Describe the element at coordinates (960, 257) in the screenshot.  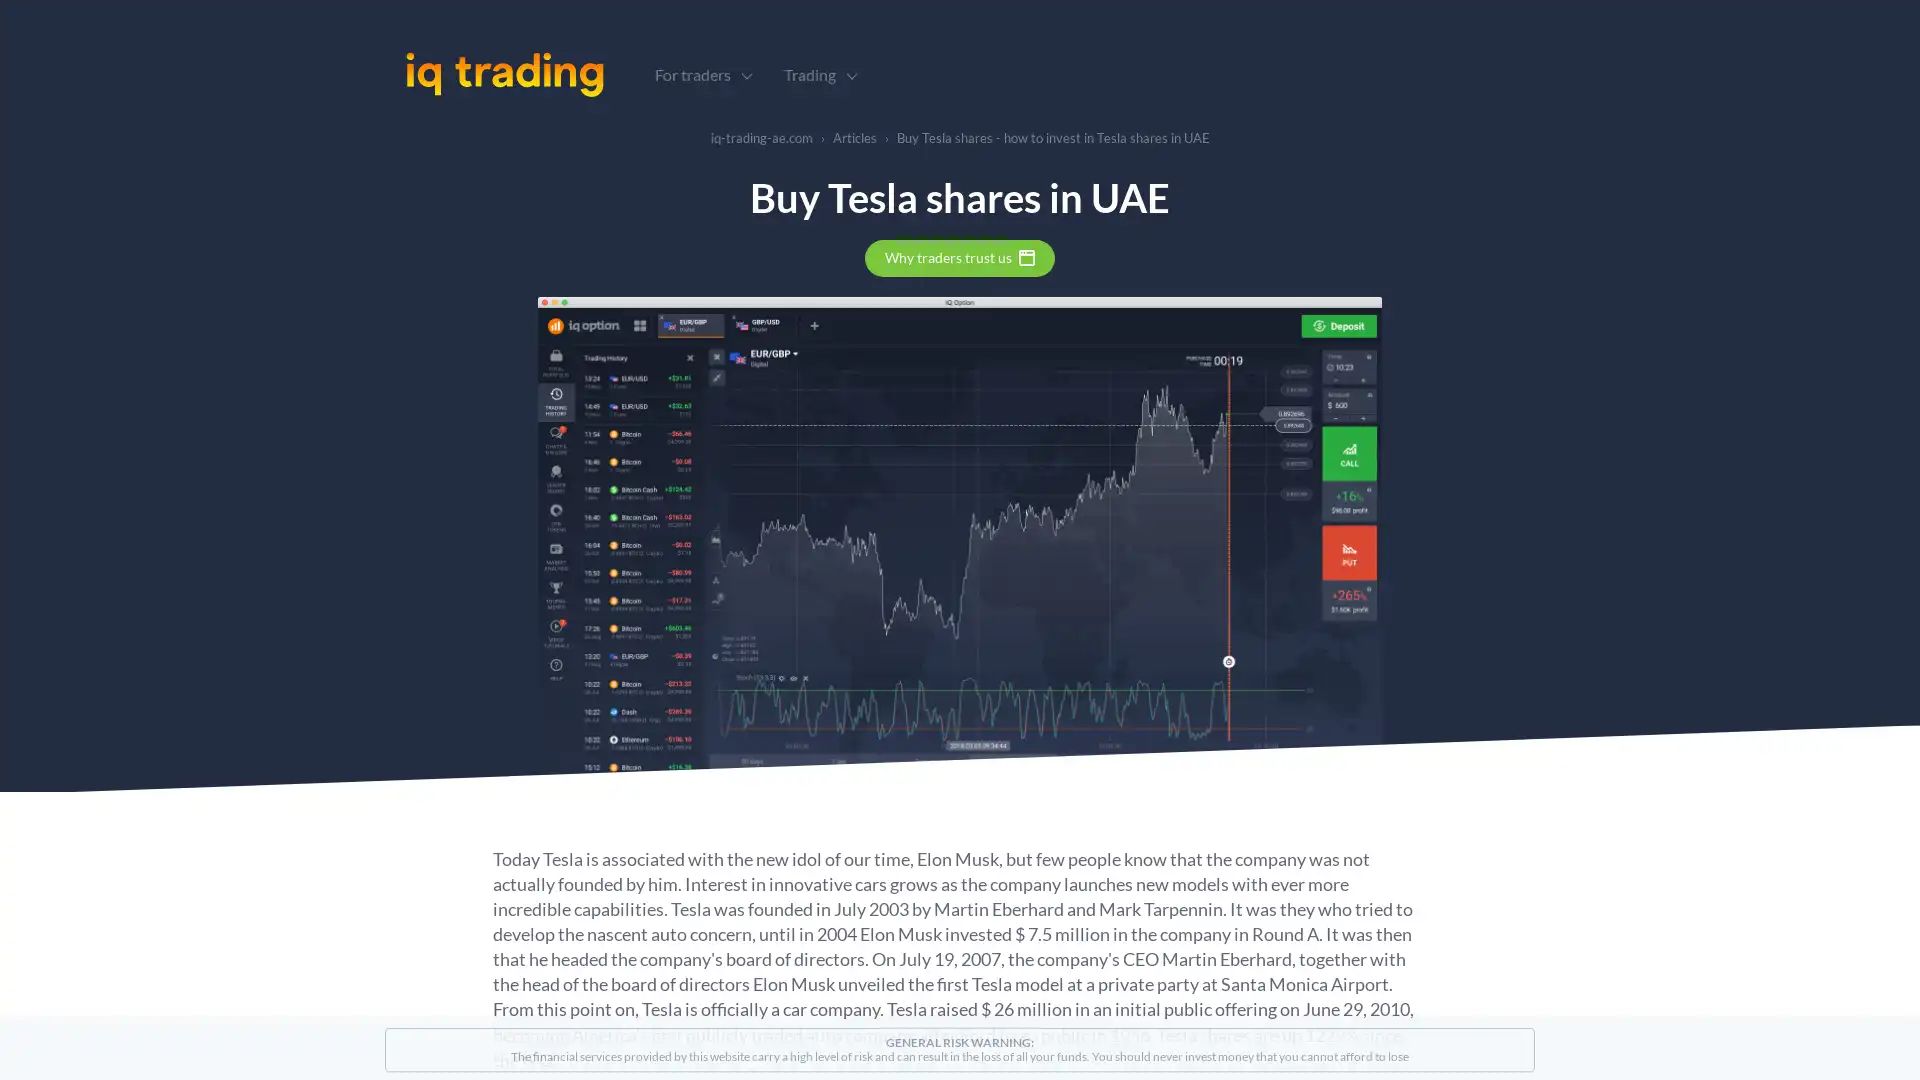
I see `Why traders trust us` at that location.